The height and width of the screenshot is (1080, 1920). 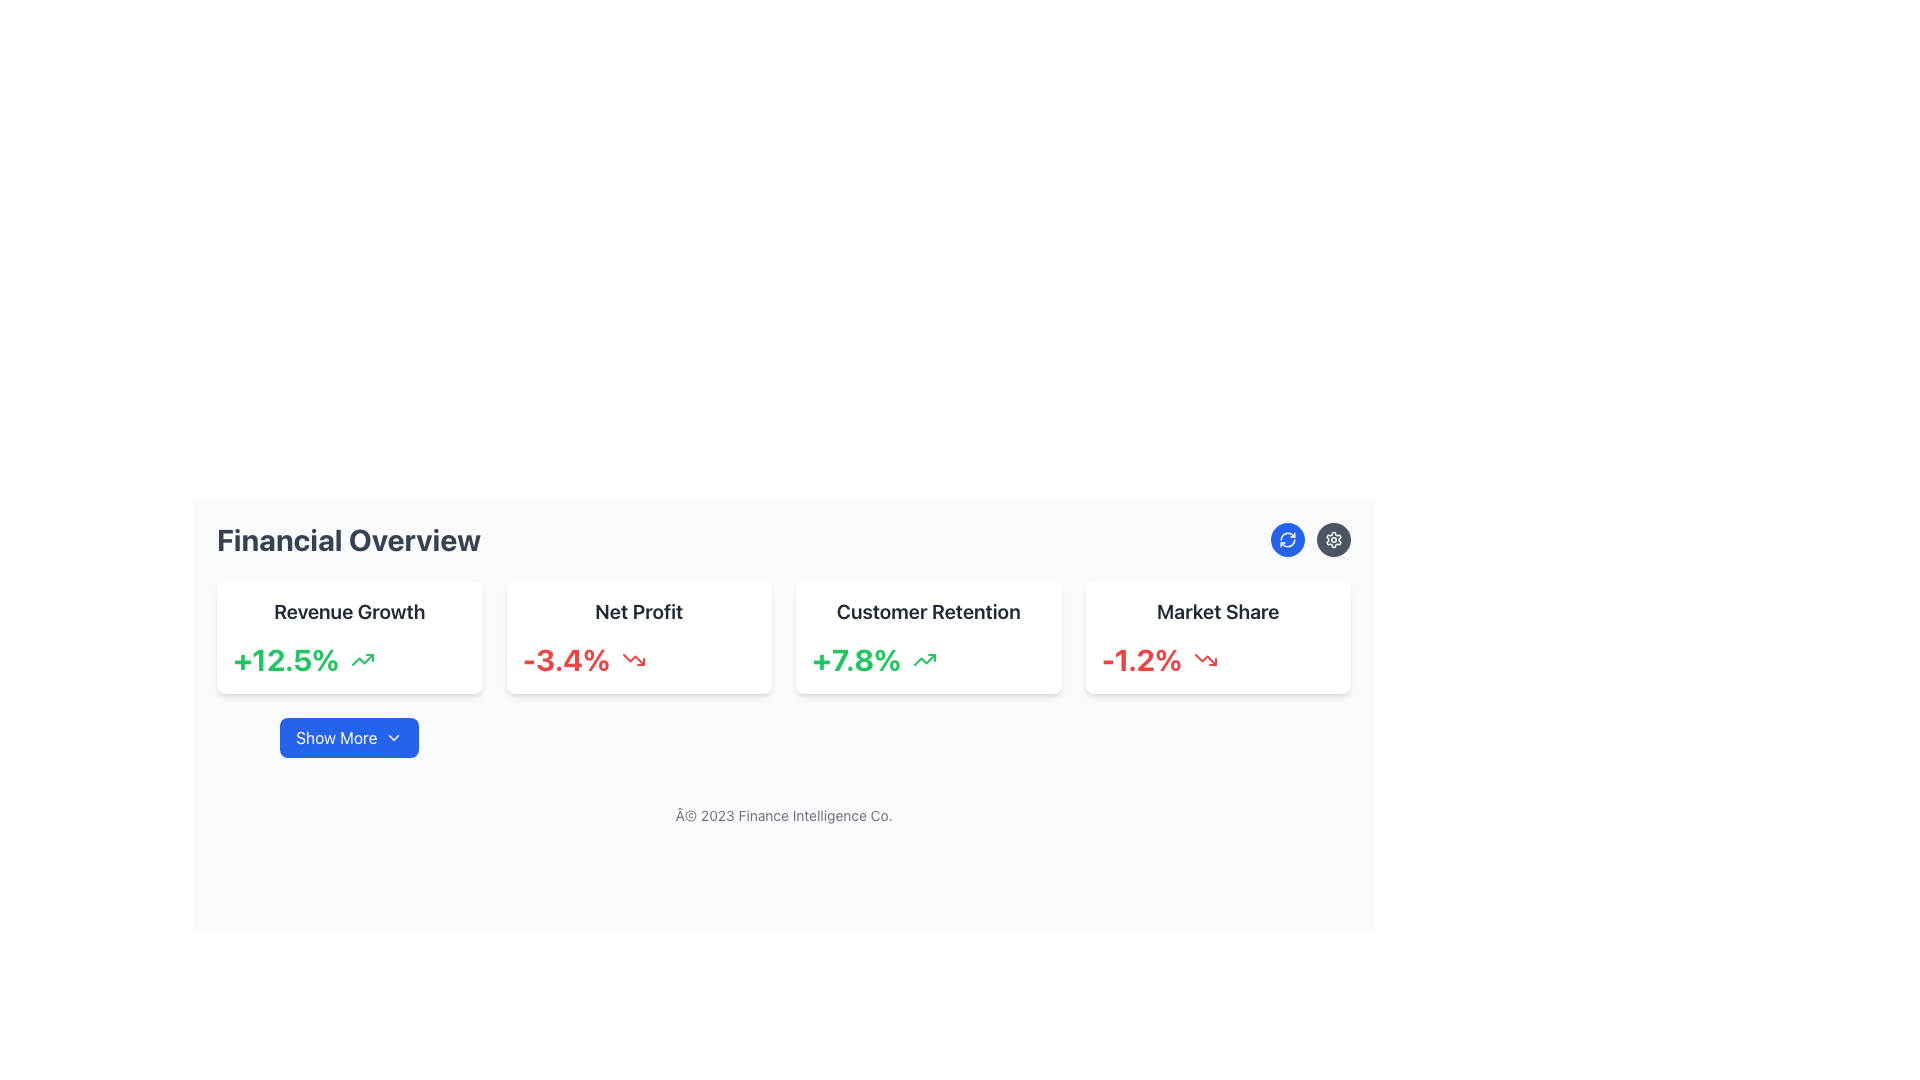 I want to click on the customer retention metrics card that displays the percentage change in customer retention with an upward arrow, situated in the bottom row of the grid layout, to the right of the 'Net Profit' card and to the left of the 'Market Share' card, so click(x=927, y=637).